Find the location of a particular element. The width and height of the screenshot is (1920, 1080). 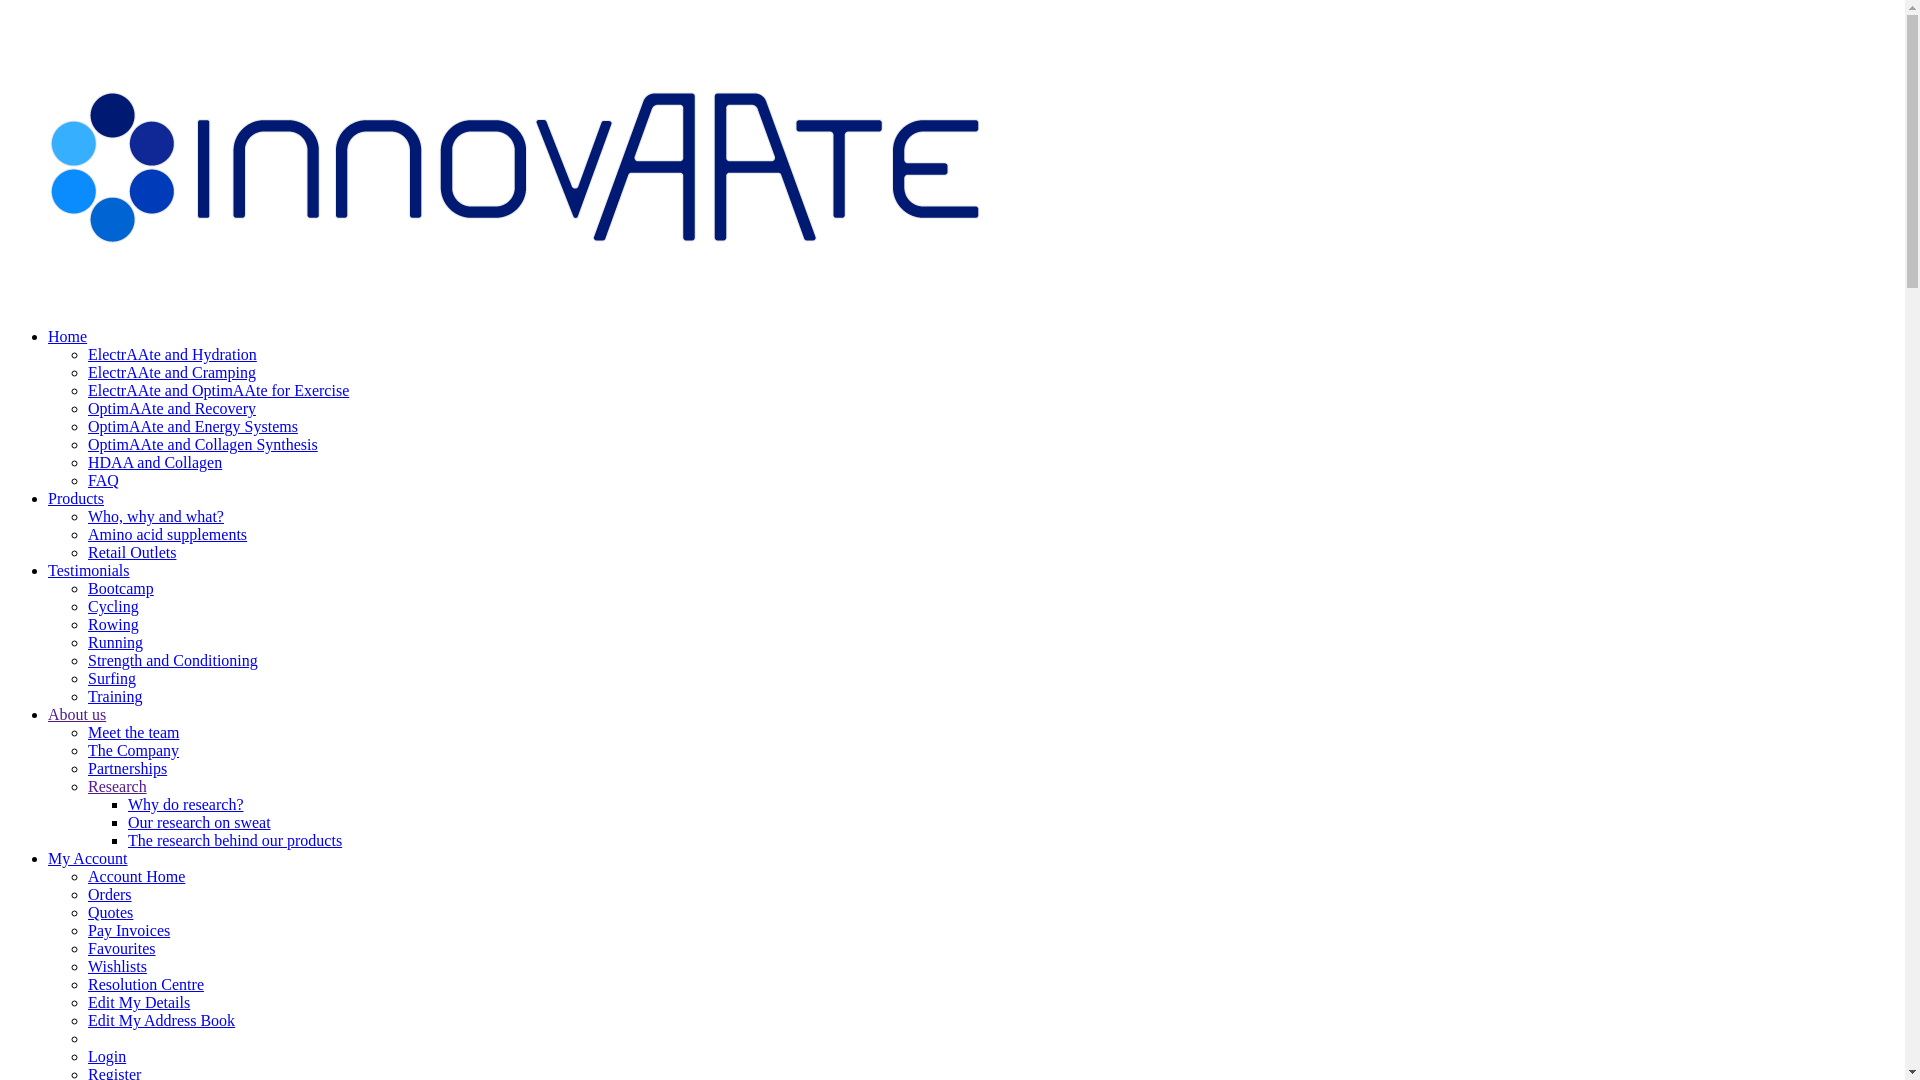

'Quotes' is located at coordinates (109, 912).